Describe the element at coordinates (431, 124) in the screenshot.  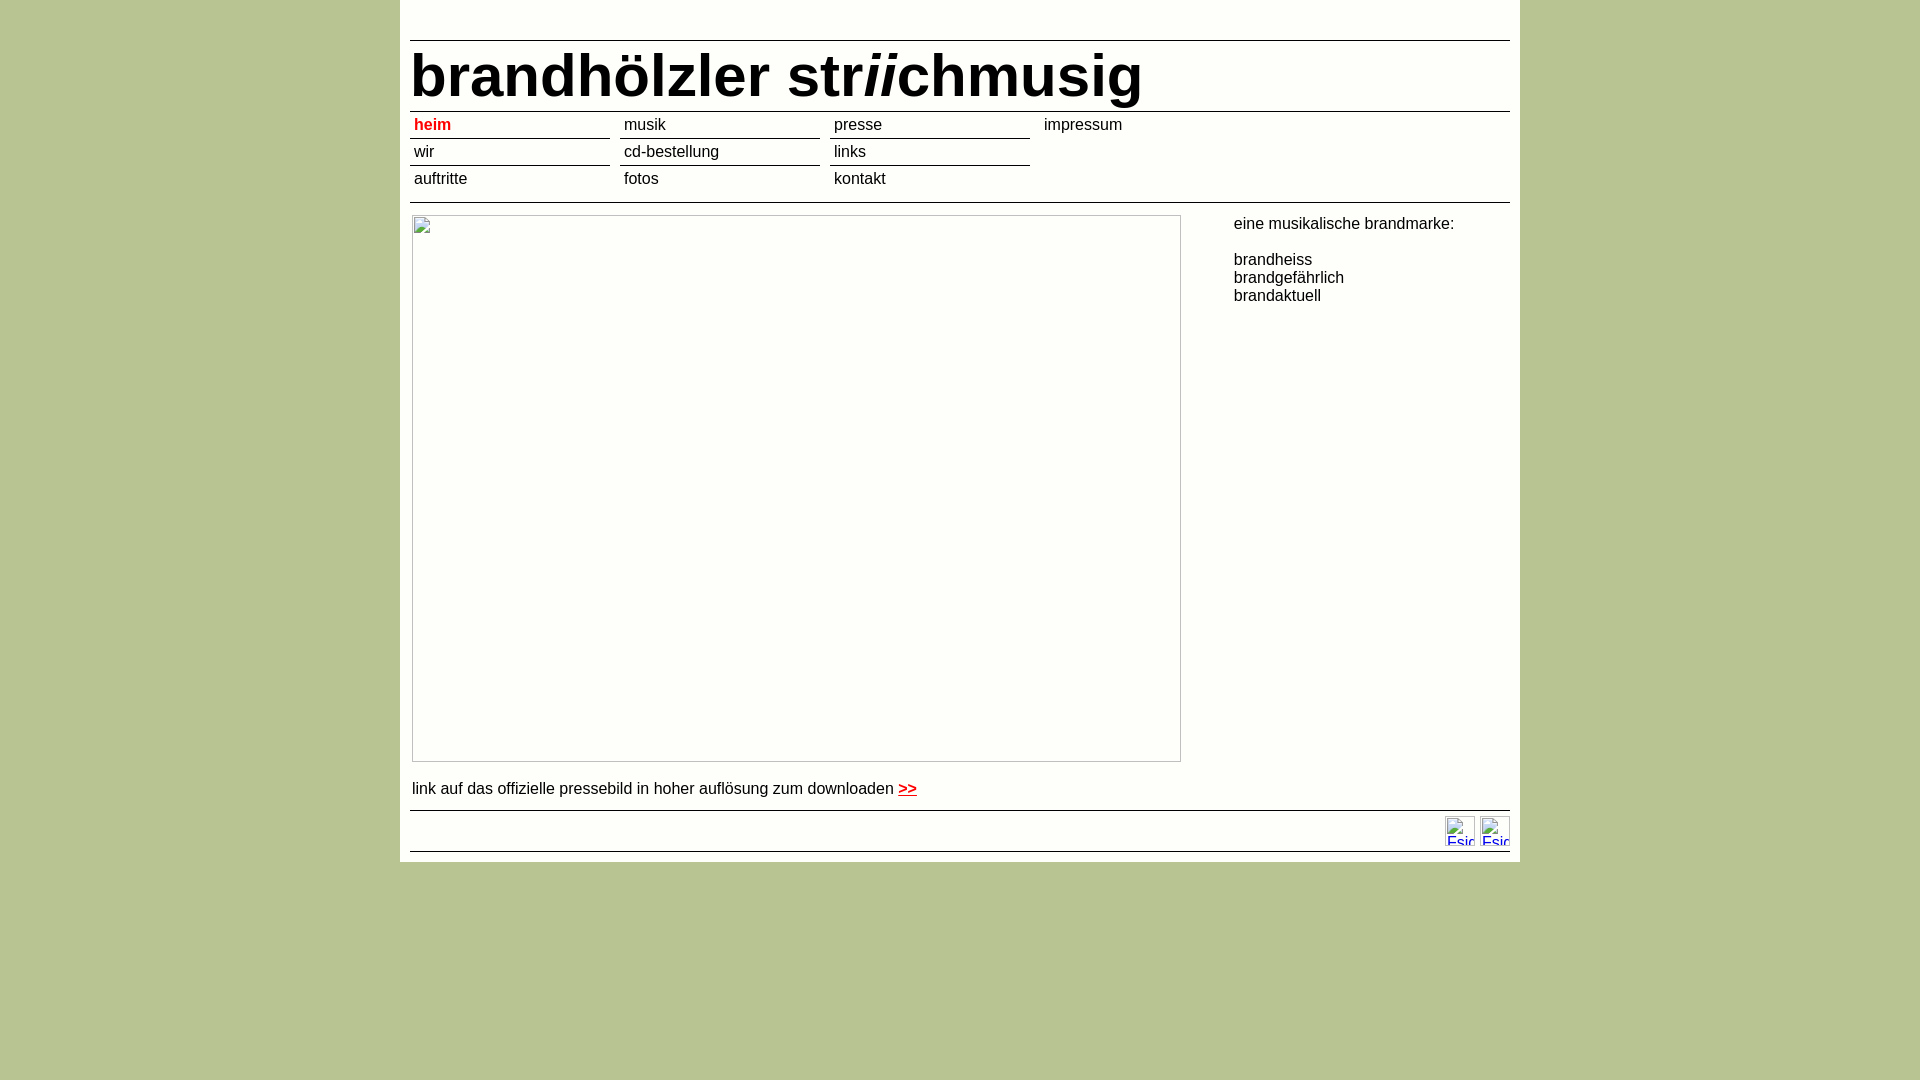
I see `'heim'` at that location.